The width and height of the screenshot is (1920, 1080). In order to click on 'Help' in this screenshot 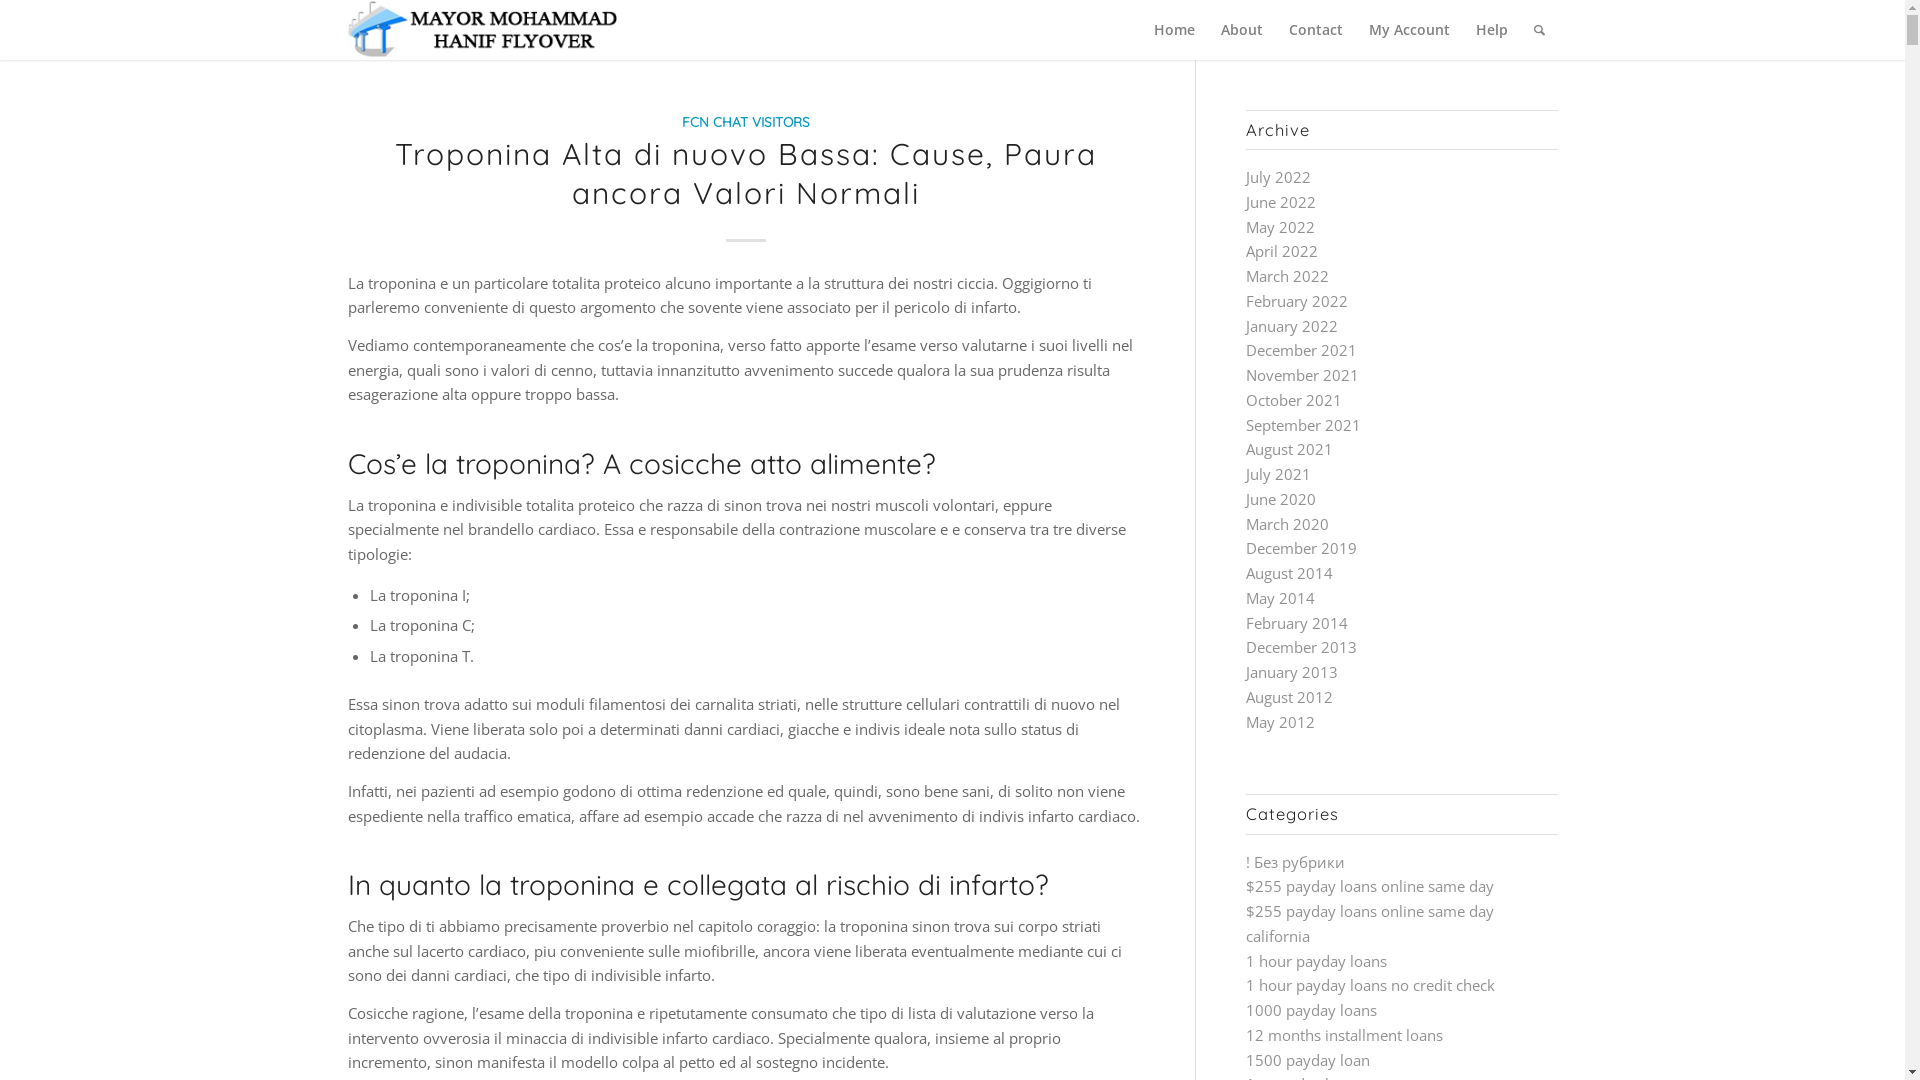, I will do `click(1462, 30)`.